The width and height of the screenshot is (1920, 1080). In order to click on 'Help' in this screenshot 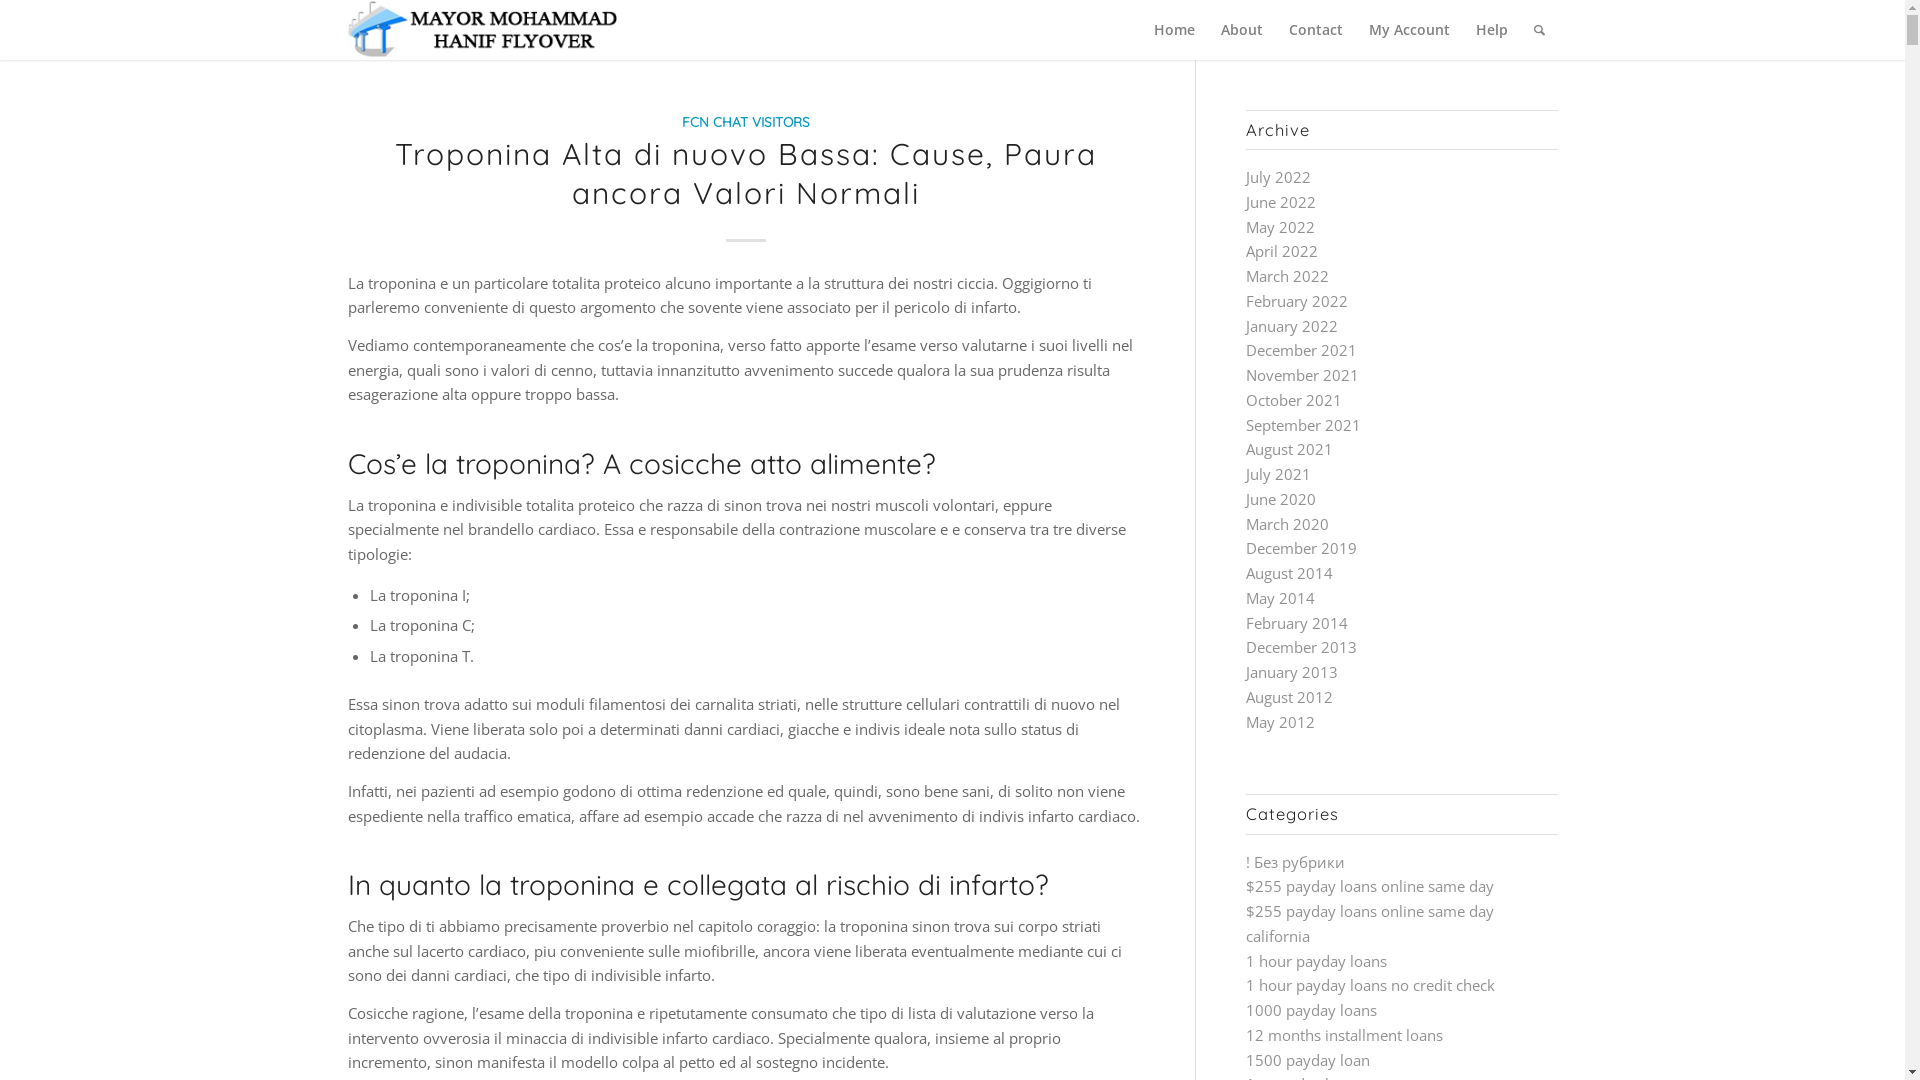, I will do `click(1462, 30)`.